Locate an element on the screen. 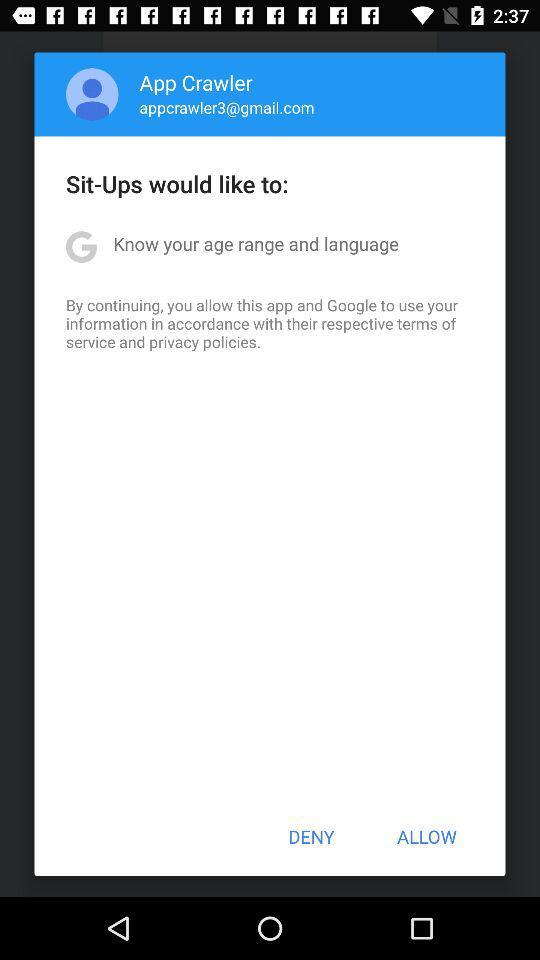 Image resolution: width=540 pixels, height=960 pixels. icon above sit ups would is located at coordinates (226, 107).